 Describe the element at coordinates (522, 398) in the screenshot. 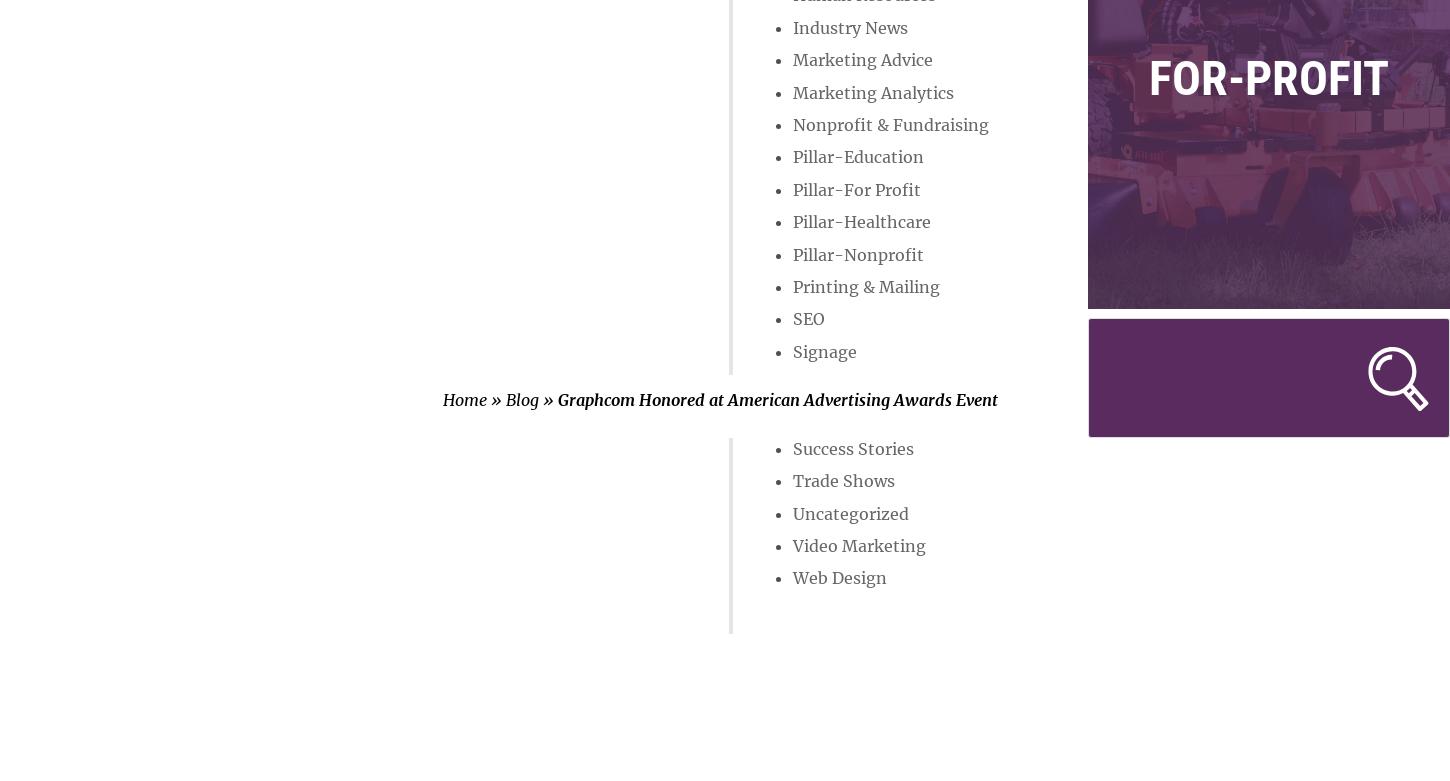

I see `'Blog'` at that location.